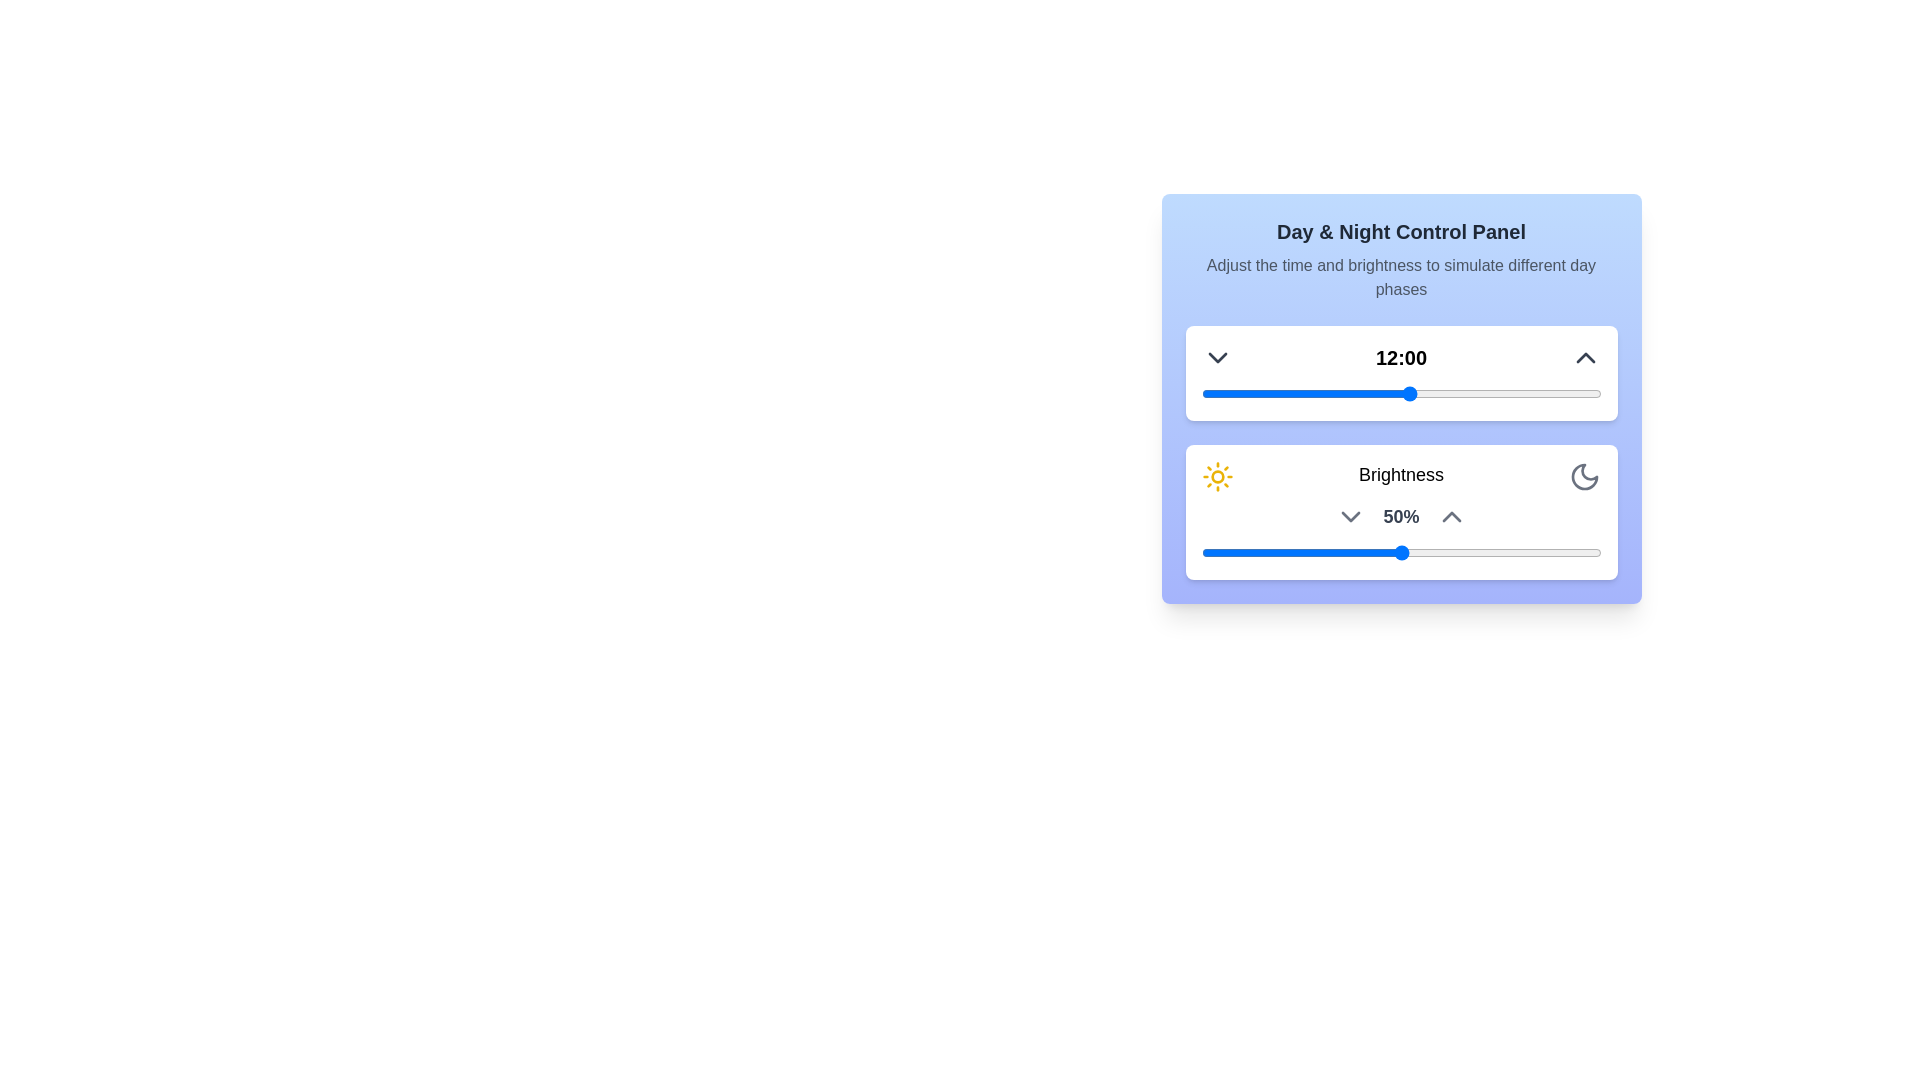  Describe the element at coordinates (1224, 552) in the screenshot. I see `brightness` at that location.